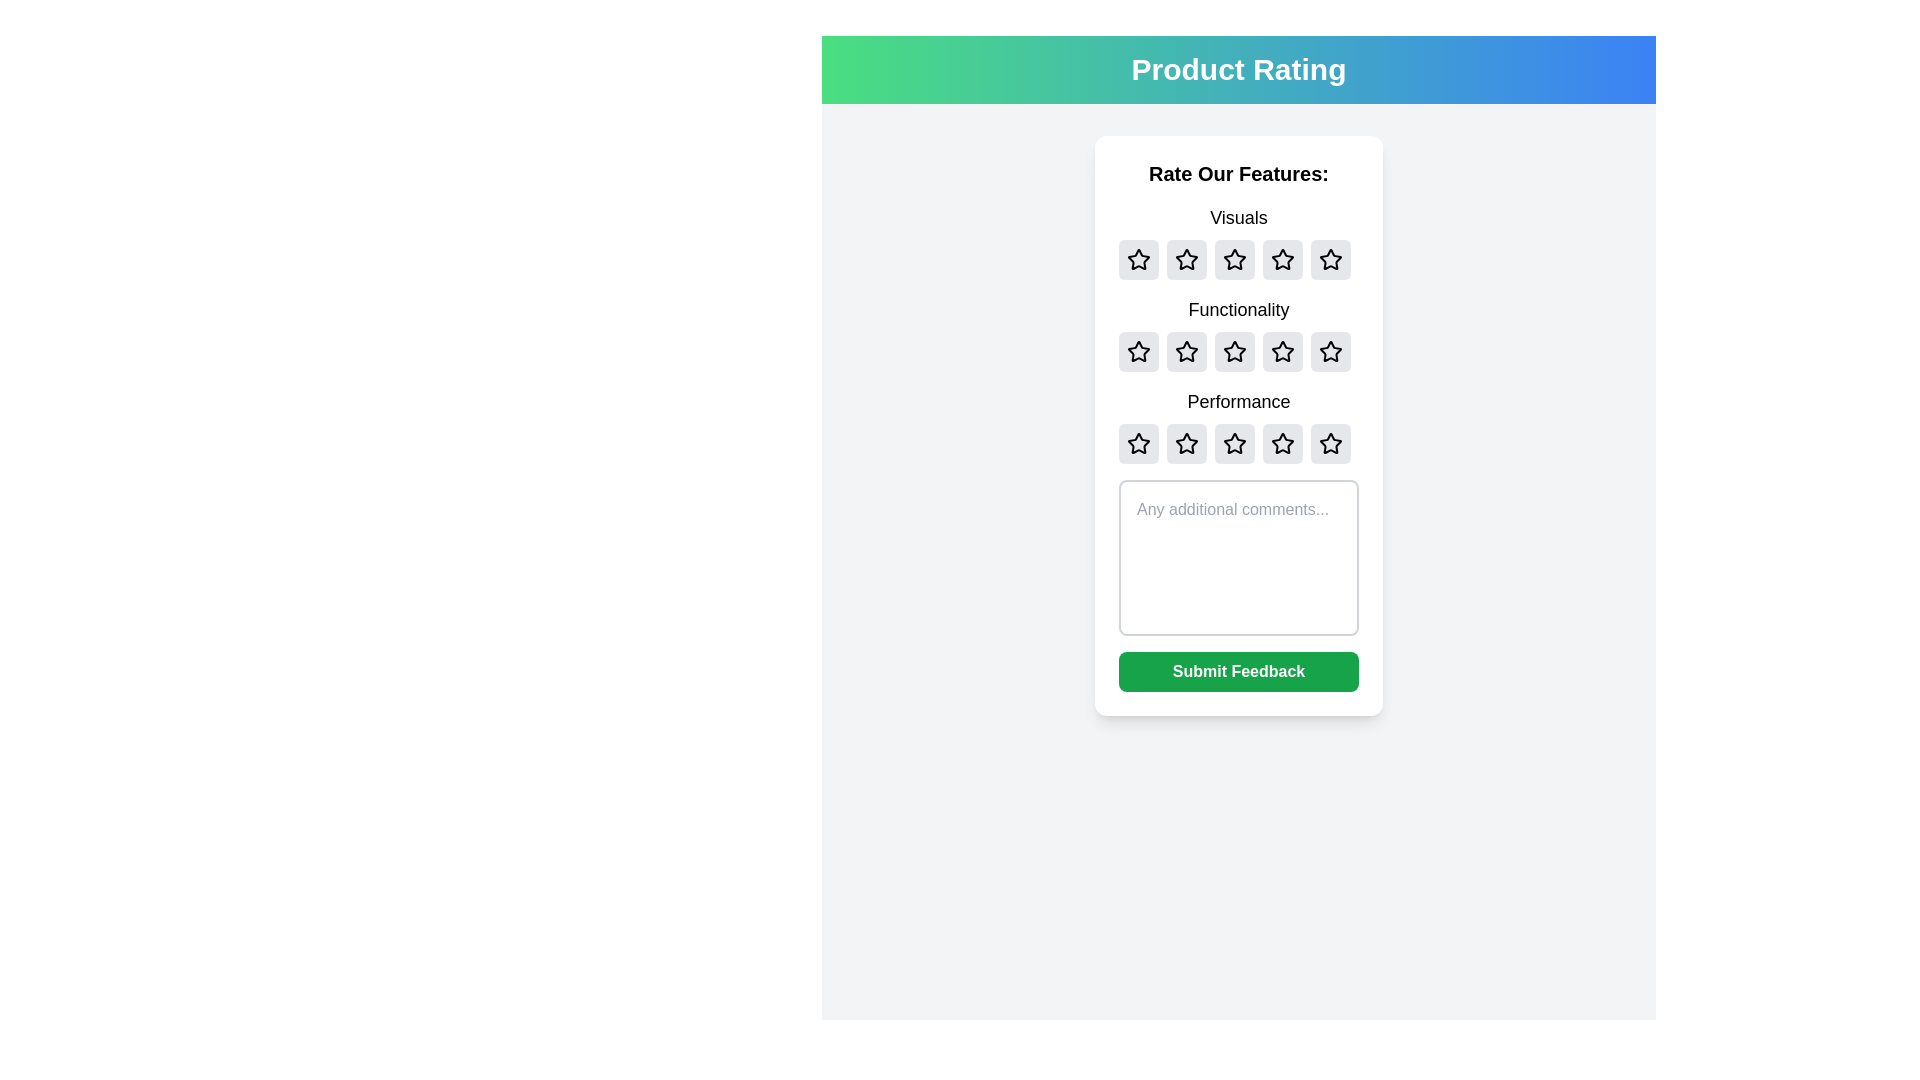 This screenshot has height=1080, width=1920. Describe the element at coordinates (1186, 258) in the screenshot. I see `the second button from the left in the 'Visuals' rating row, which has a gray background and a black outlined star symbol` at that location.